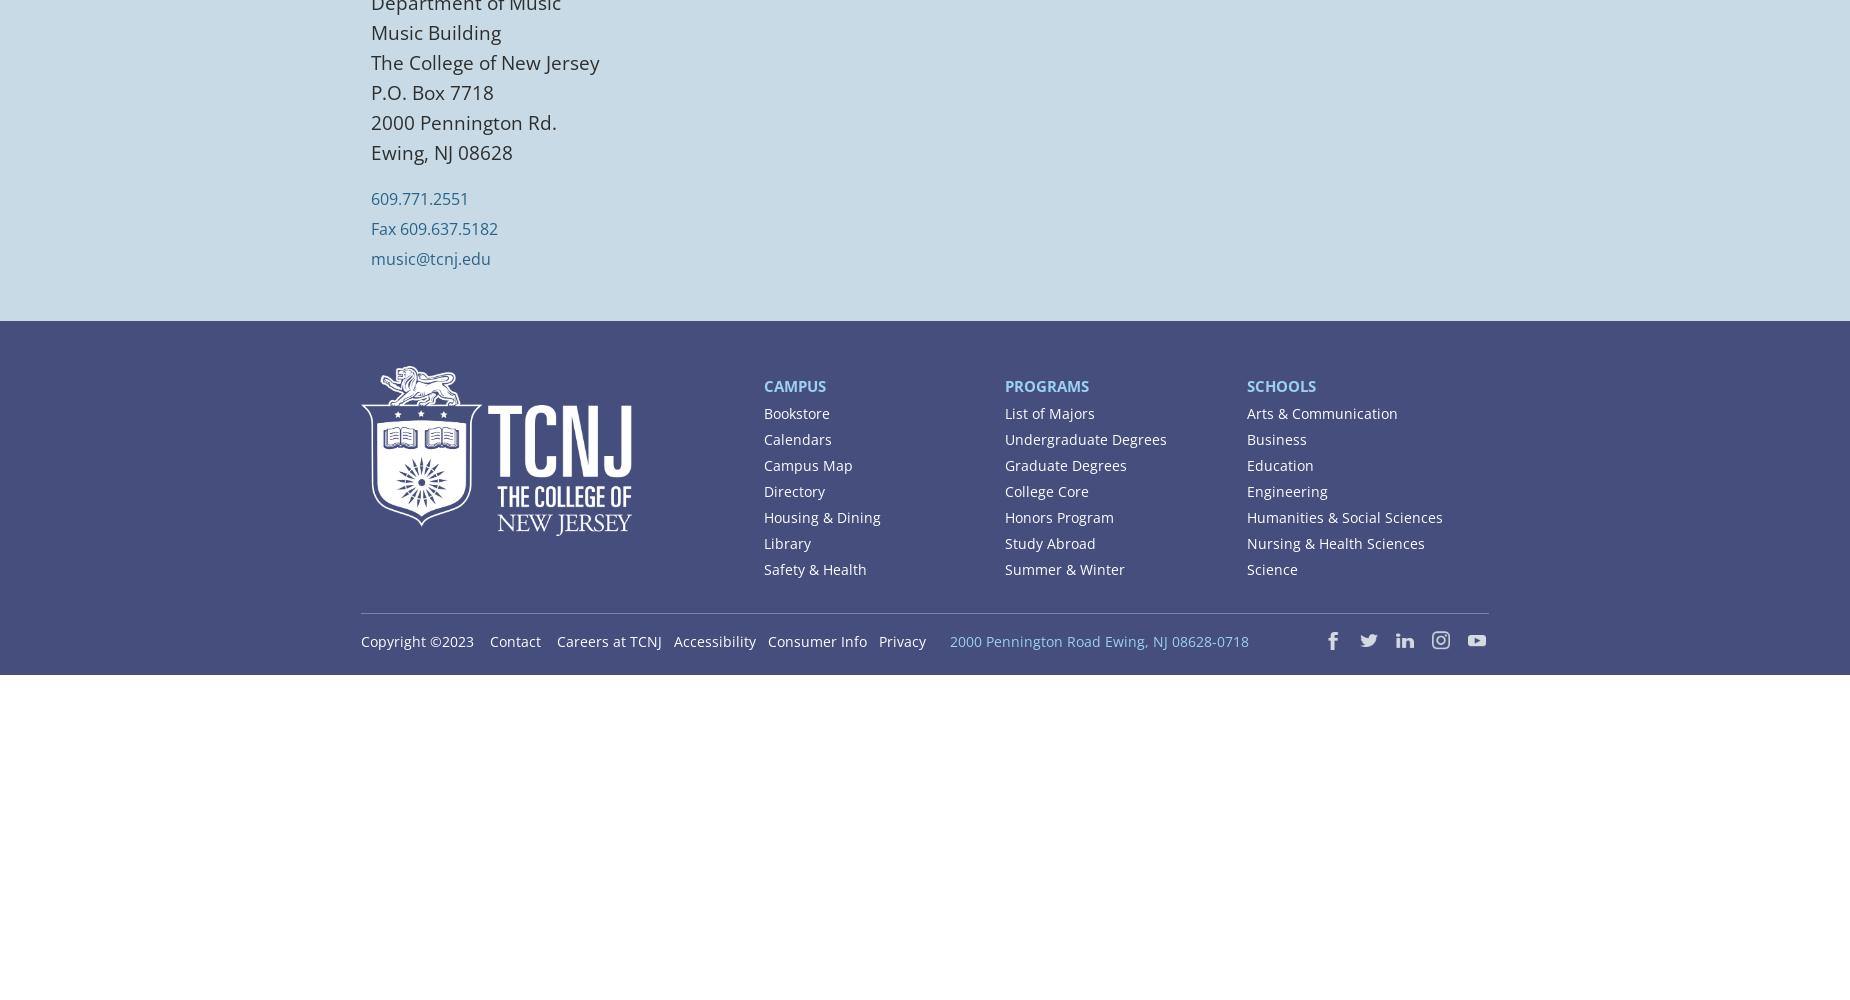  What do you see at coordinates (1064, 567) in the screenshot?
I see `'Summer & Winter'` at bounding box center [1064, 567].